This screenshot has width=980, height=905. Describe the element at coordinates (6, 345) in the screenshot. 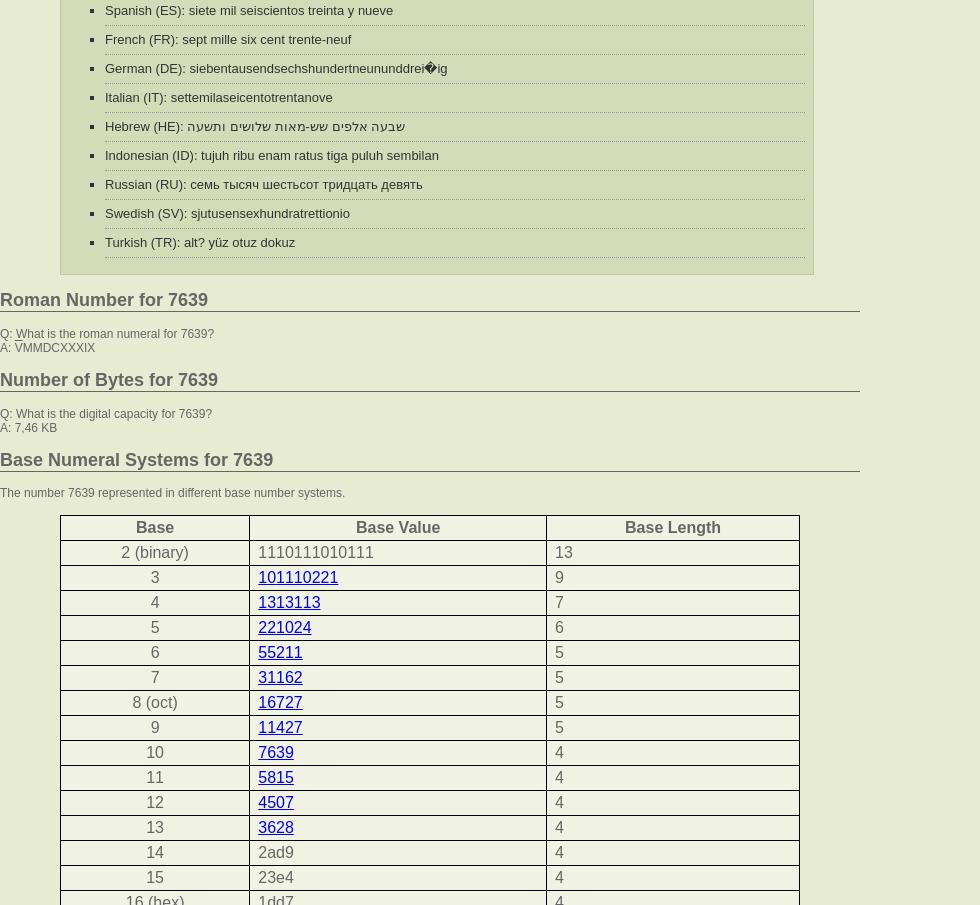

I see `'A:'` at that location.